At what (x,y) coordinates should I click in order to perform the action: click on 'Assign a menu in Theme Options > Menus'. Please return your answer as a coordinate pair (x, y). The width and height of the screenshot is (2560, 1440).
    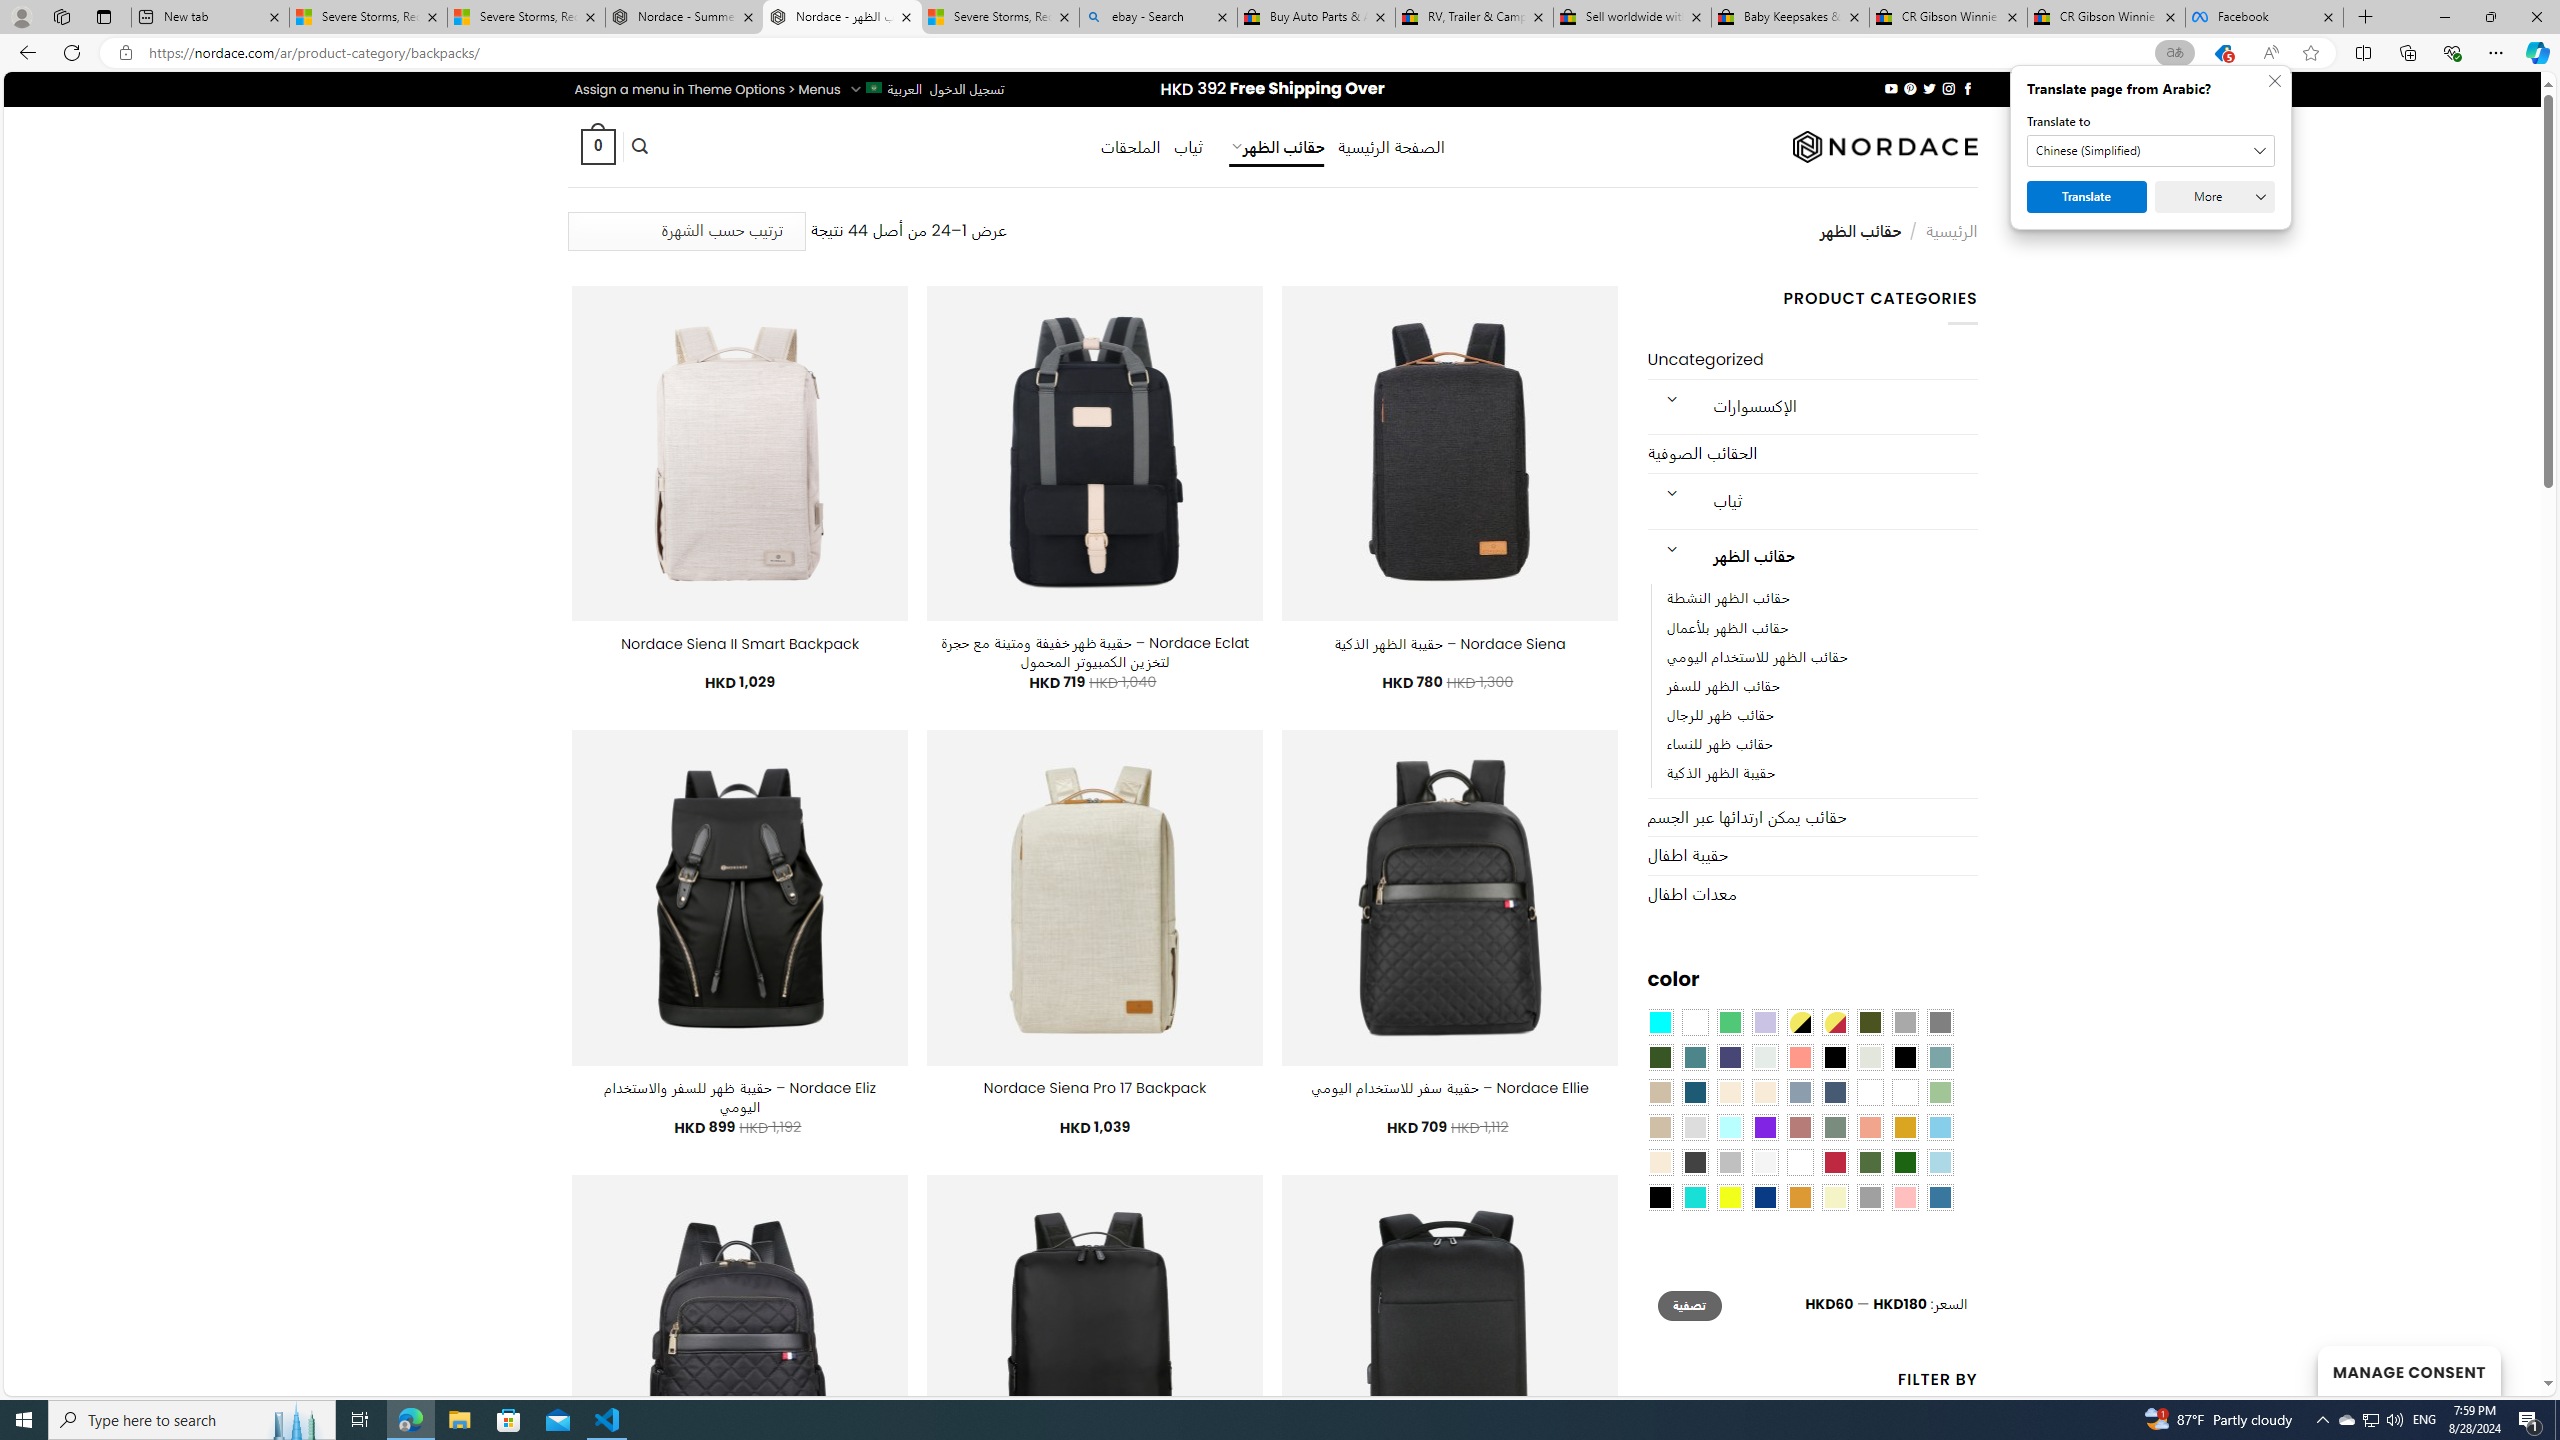
    Looking at the image, I should click on (706, 88).